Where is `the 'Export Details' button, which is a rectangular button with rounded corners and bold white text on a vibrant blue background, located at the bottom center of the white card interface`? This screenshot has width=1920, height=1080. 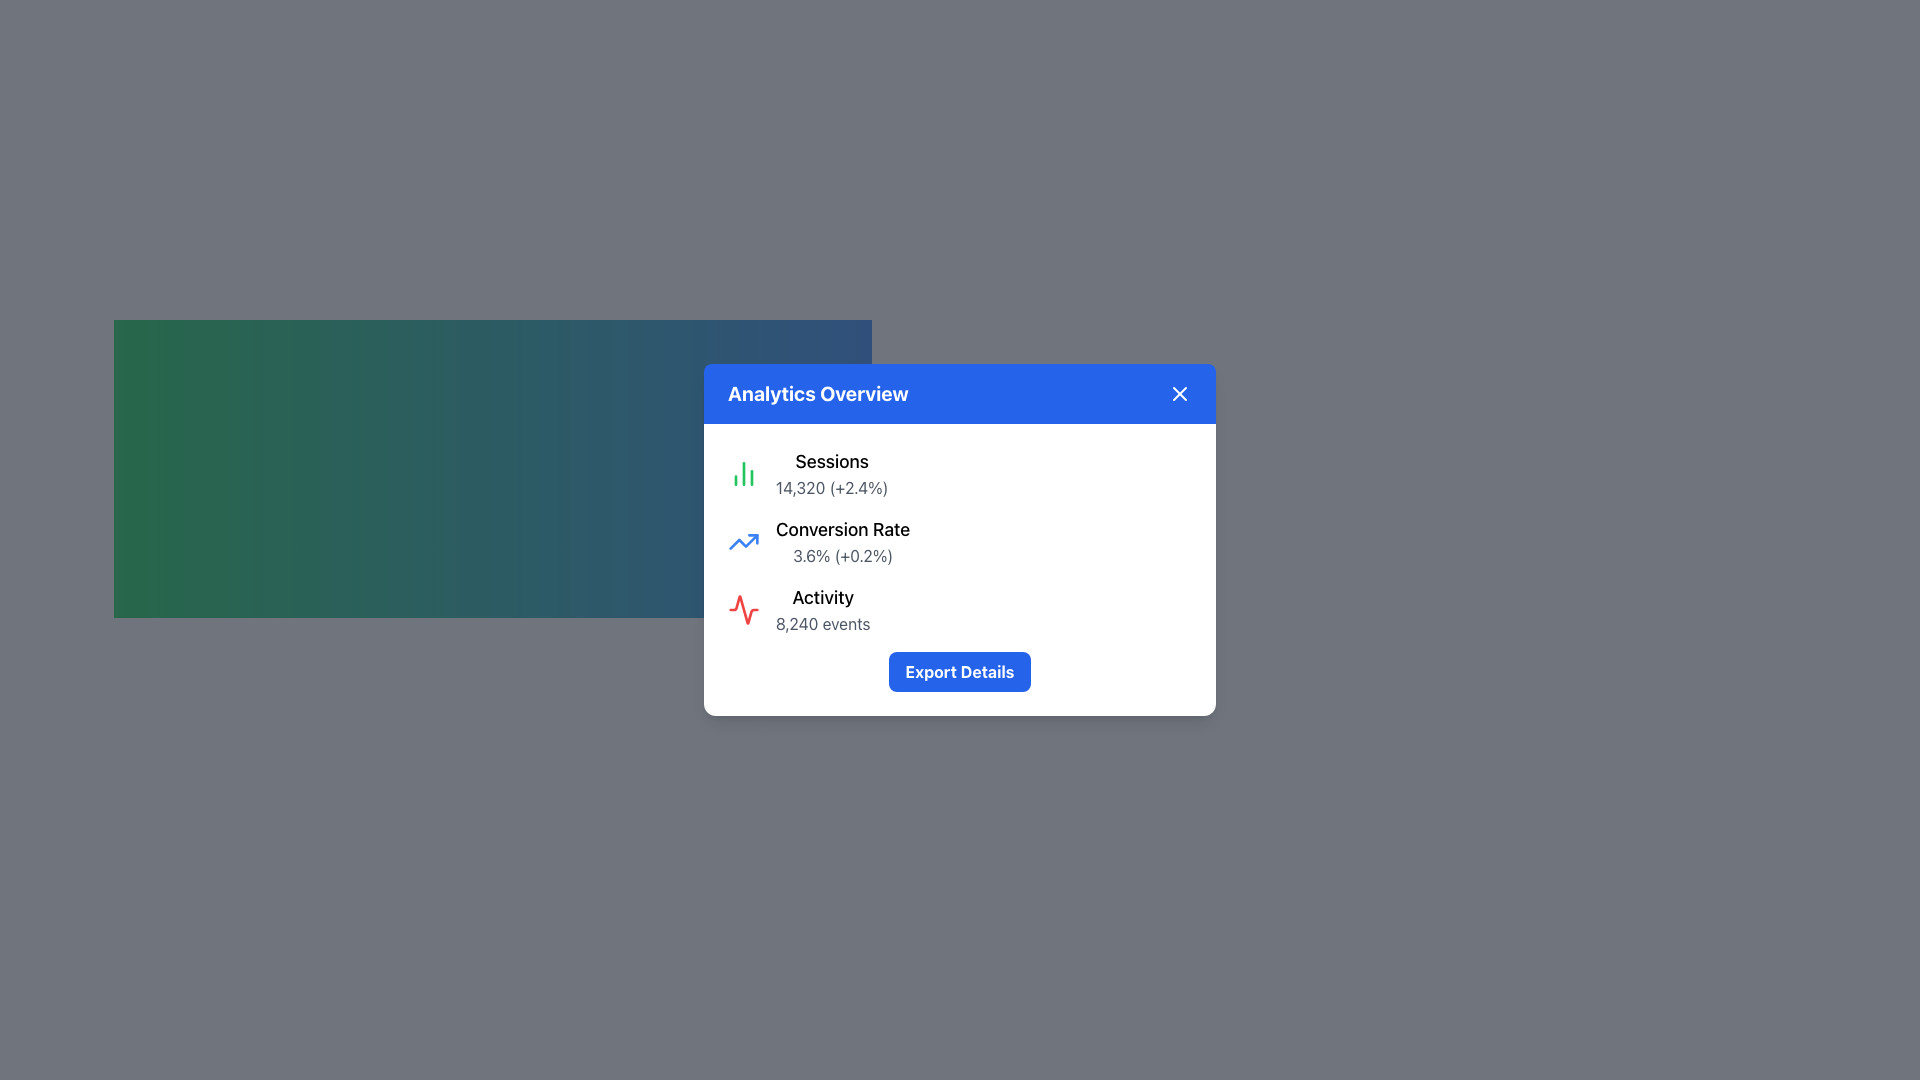
the 'Export Details' button, which is a rectangular button with rounded corners and bold white text on a vibrant blue background, located at the bottom center of the white card interface is located at coordinates (960, 671).